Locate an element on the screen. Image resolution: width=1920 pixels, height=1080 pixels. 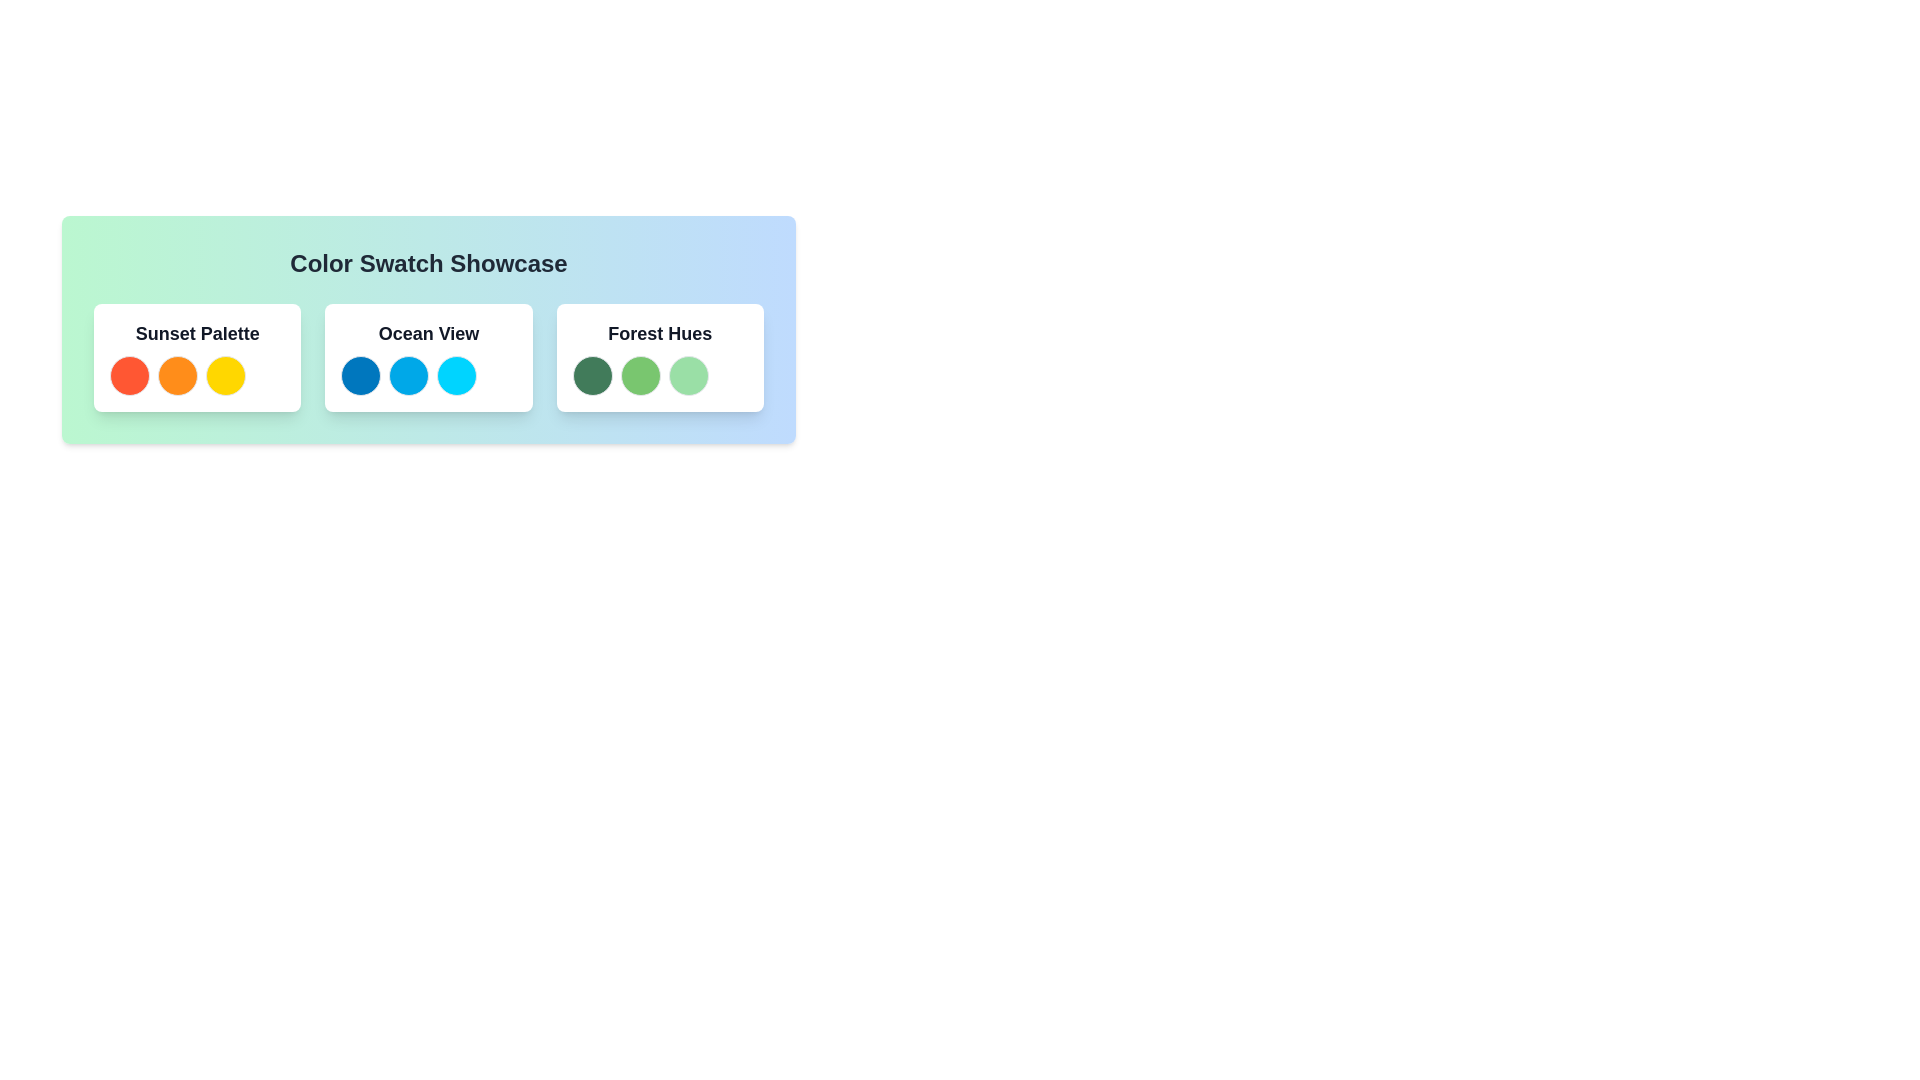
the bright cyan circular color swatch located in the 'Ocean View' section is located at coordinates (456, 375).